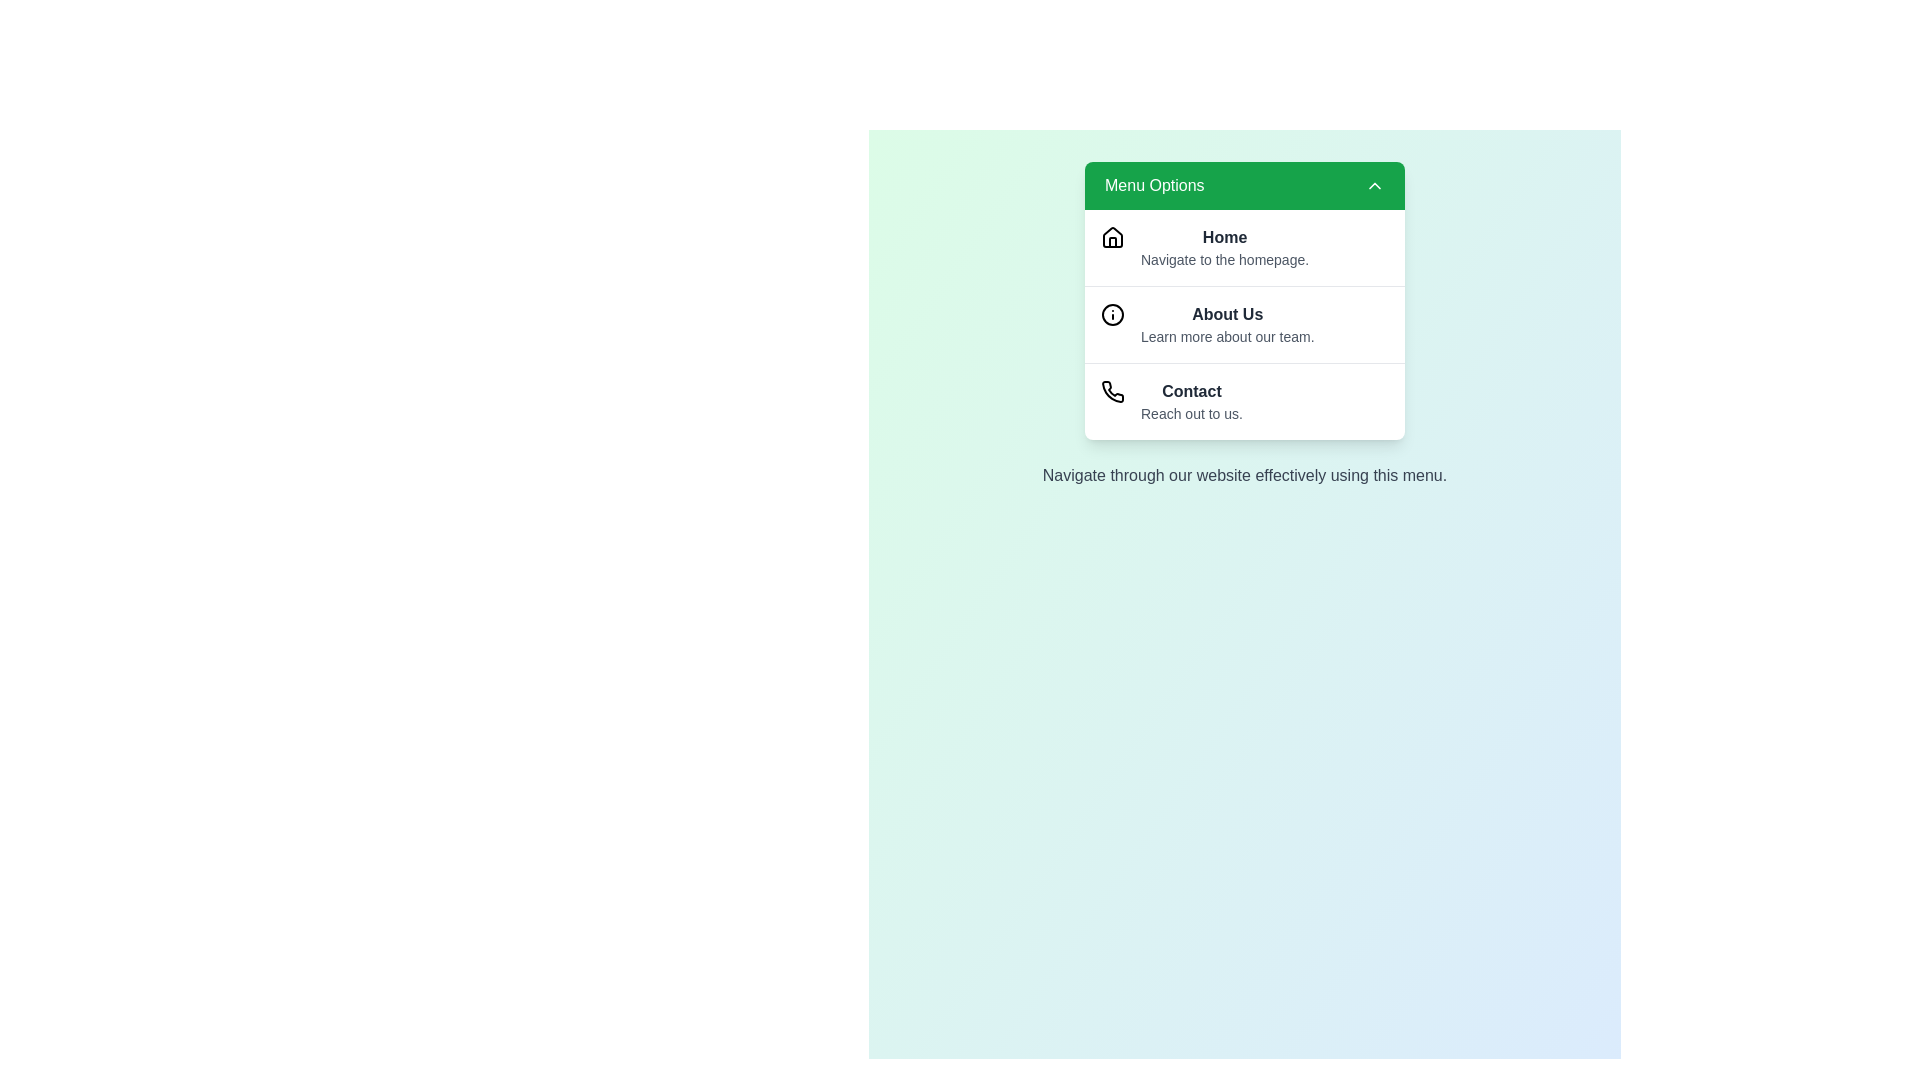 The width and height of the screenshot is (1920, 1080). I want to click on the menu option About Us to view additional feedback, so click(1243, 323).